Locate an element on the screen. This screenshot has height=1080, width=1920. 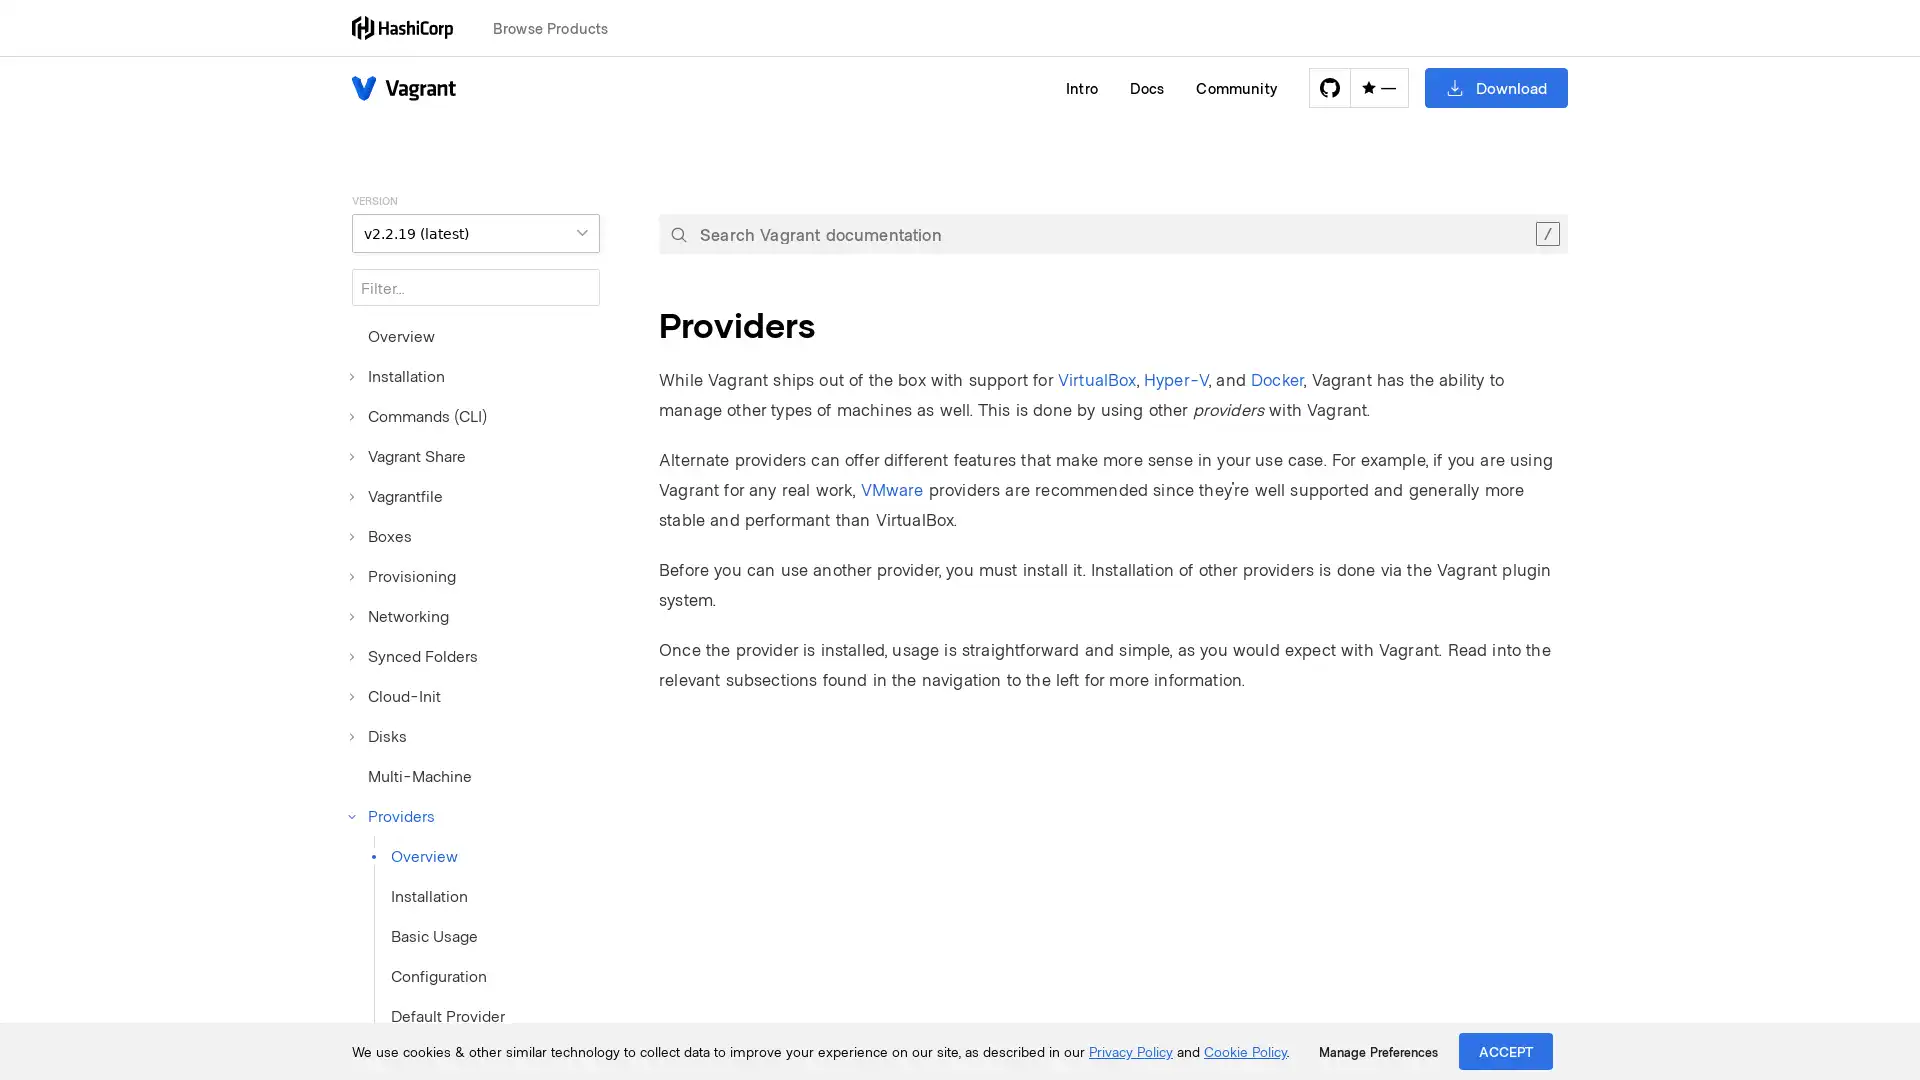
Synced Folders is located at coordinates (413, 655).